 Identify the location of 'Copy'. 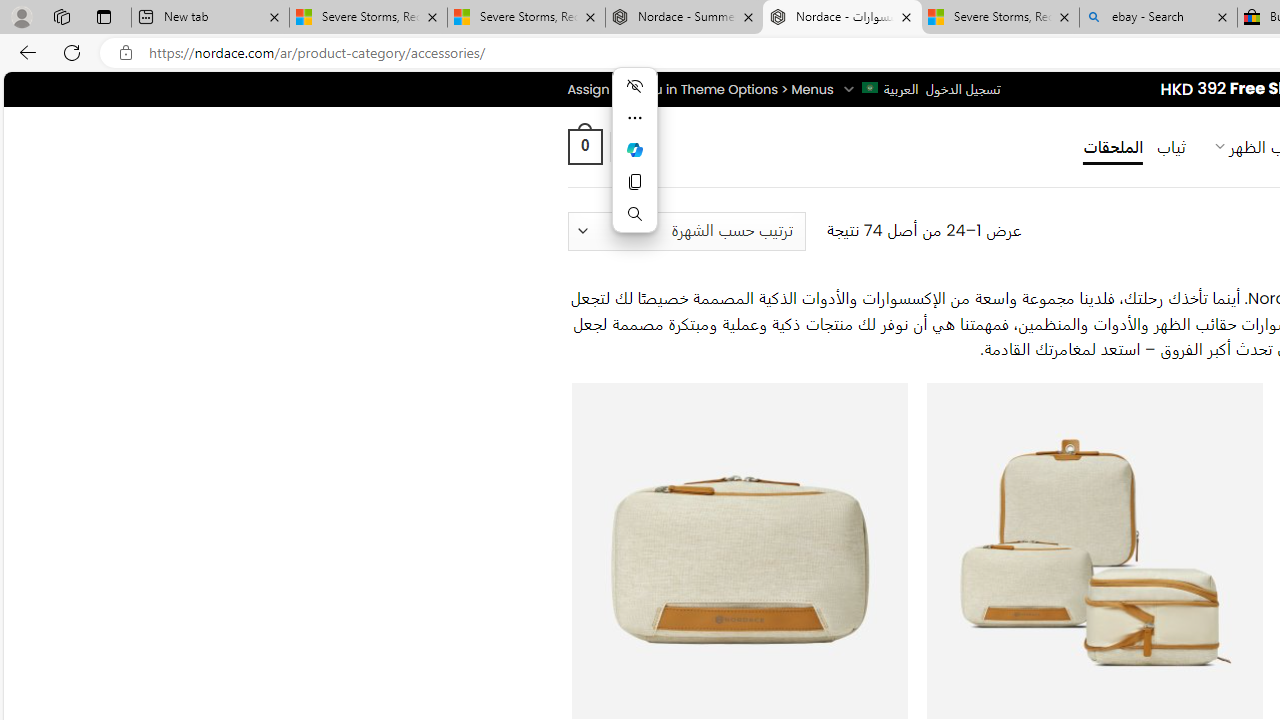
(633, 182).